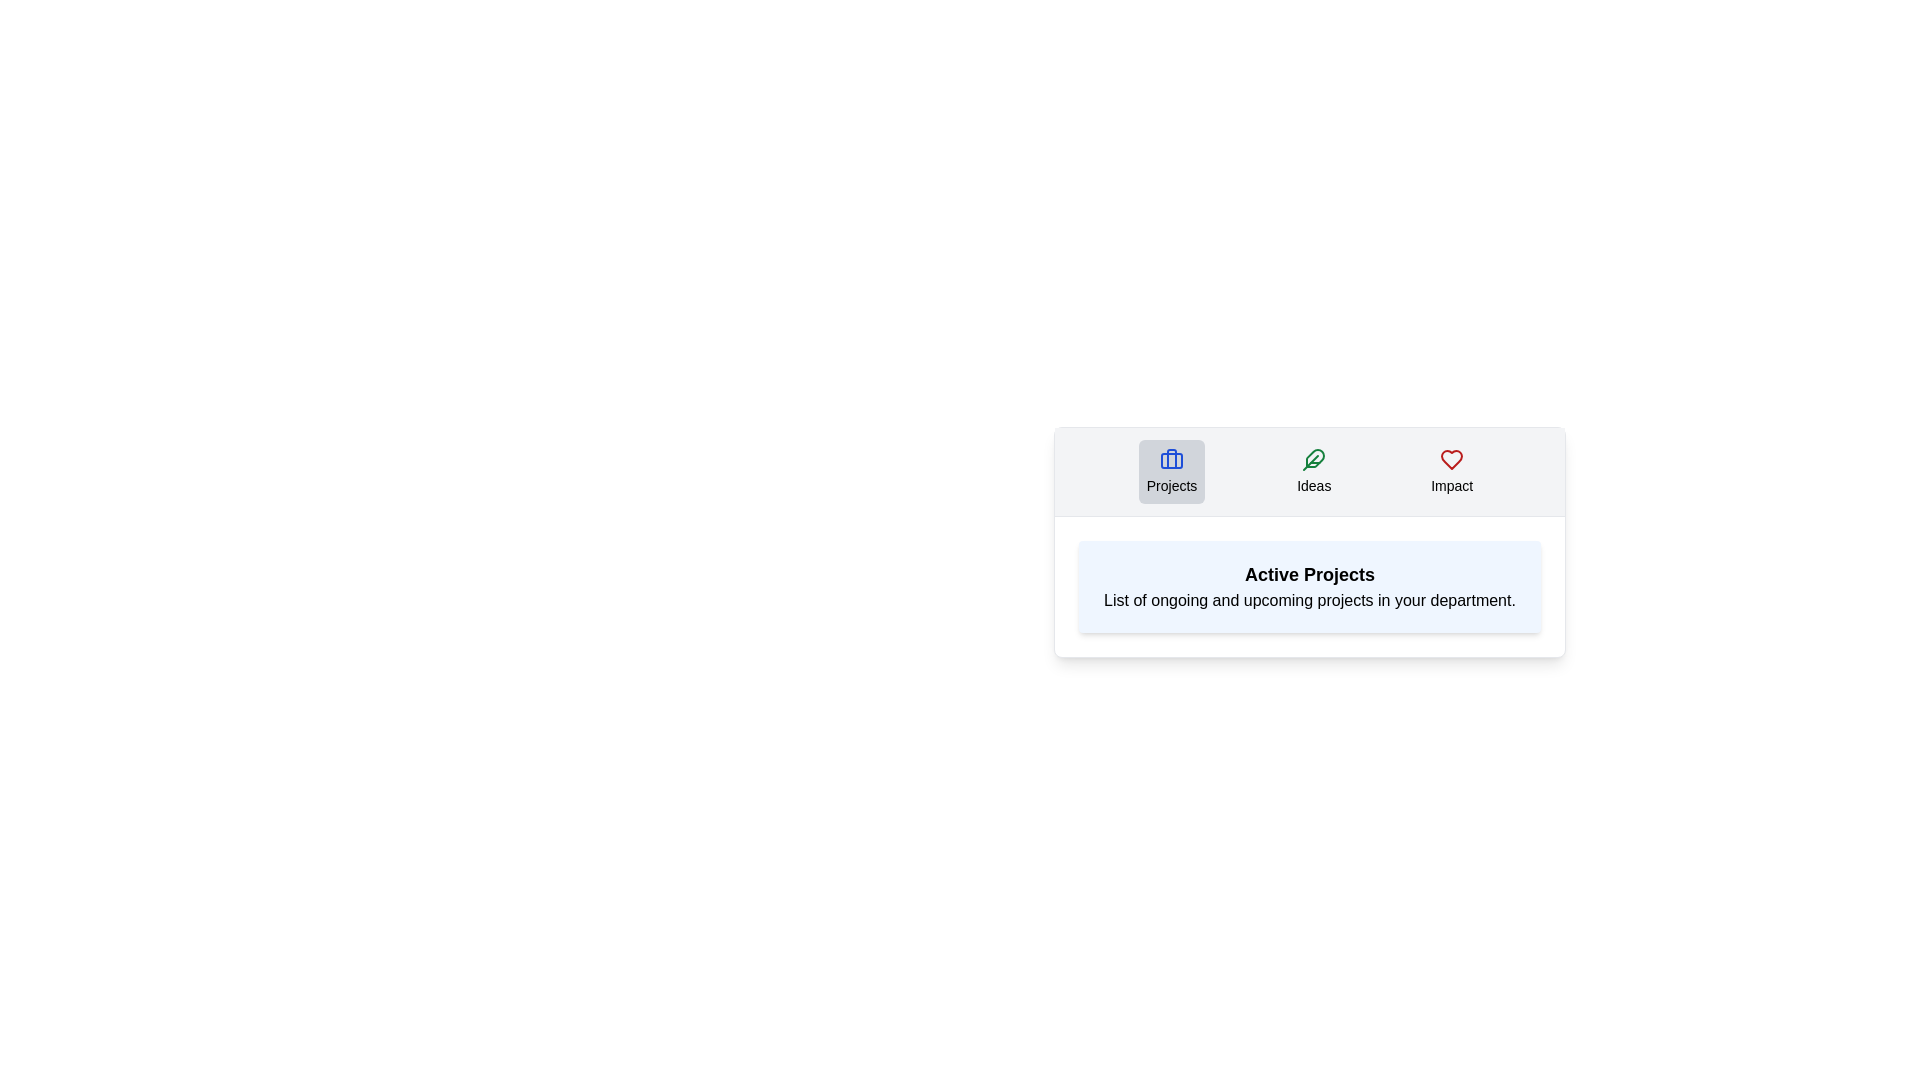  I want to click on the Impact tab by clicking on it, so click(1451, 471).